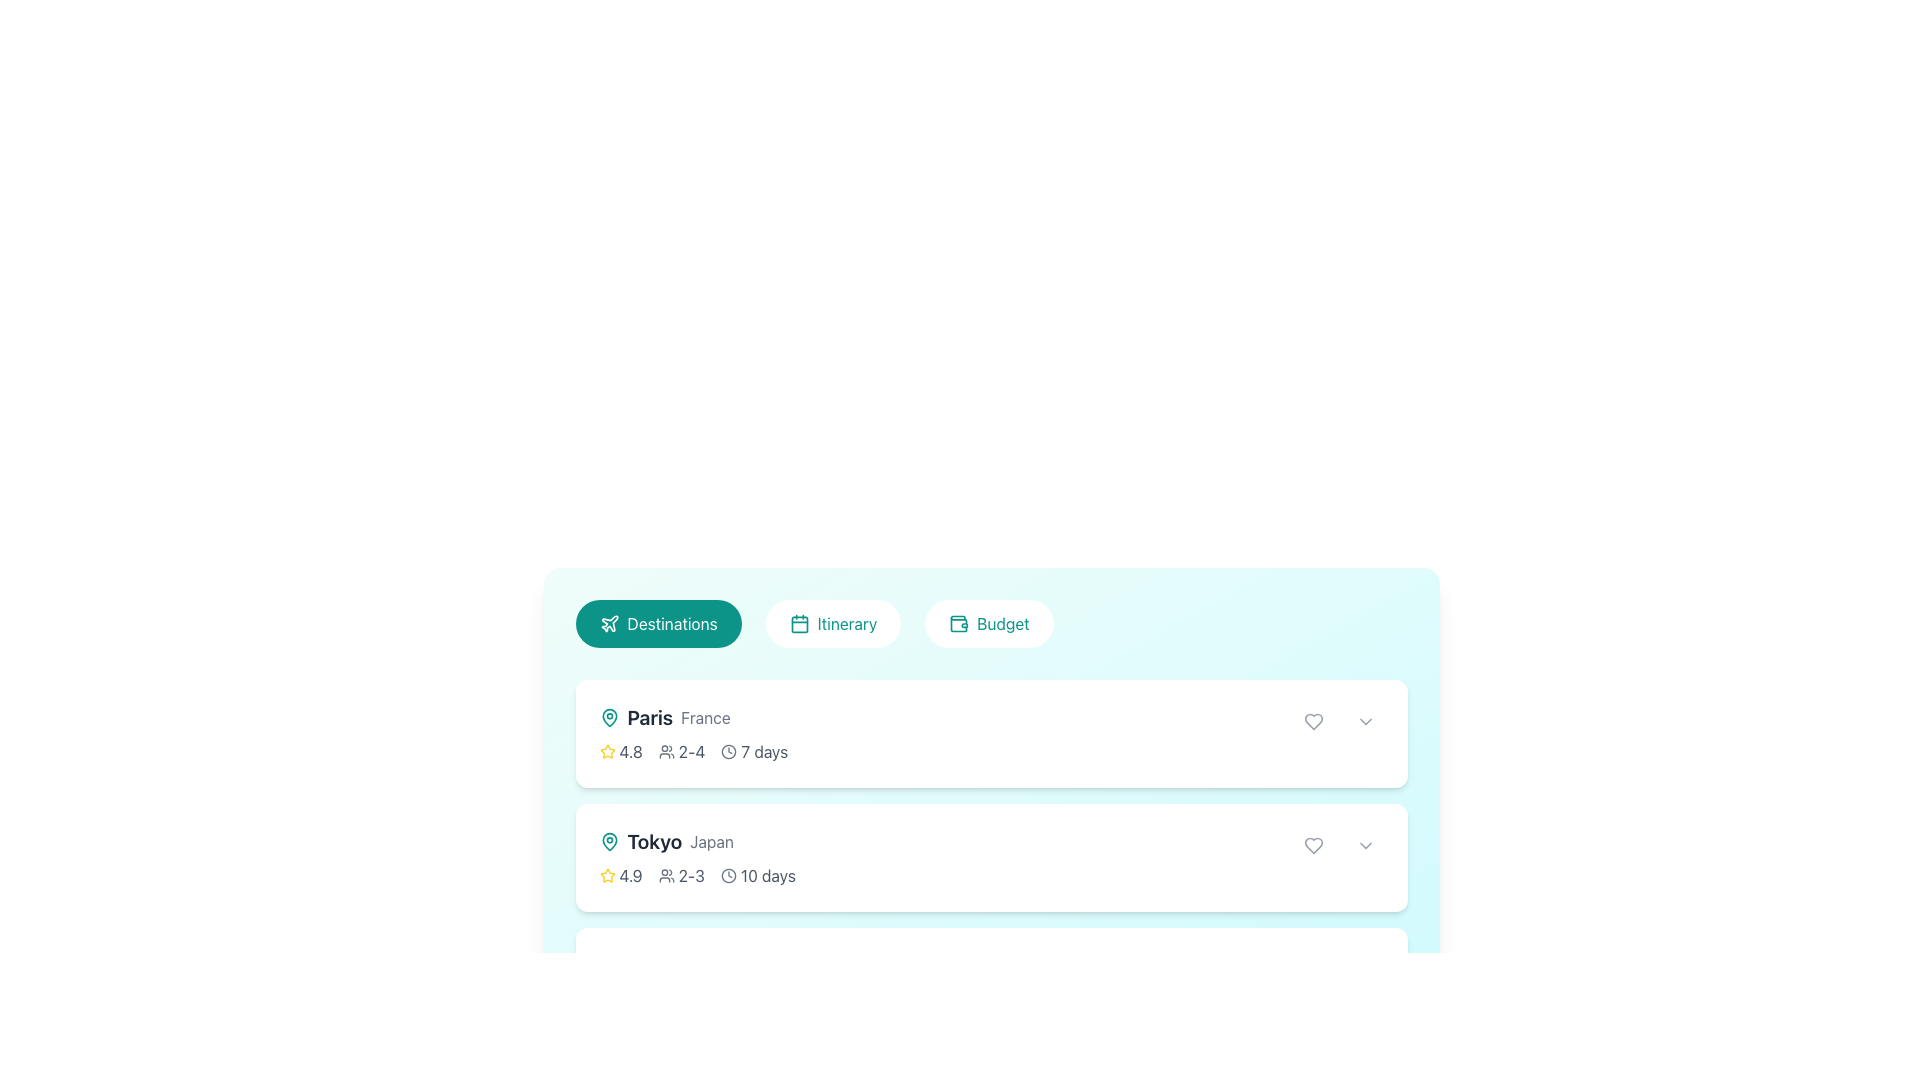 The height and width of the screenshot is (1080, 1920). Describe the element at coordinates (1339, 721) in the screenshot. I see `the group of two interactive buttons, which includes a heart-shaped favorite button and a downward chevron dropdown menu trigger, located in the top-right corner of the Paris section` at that location.